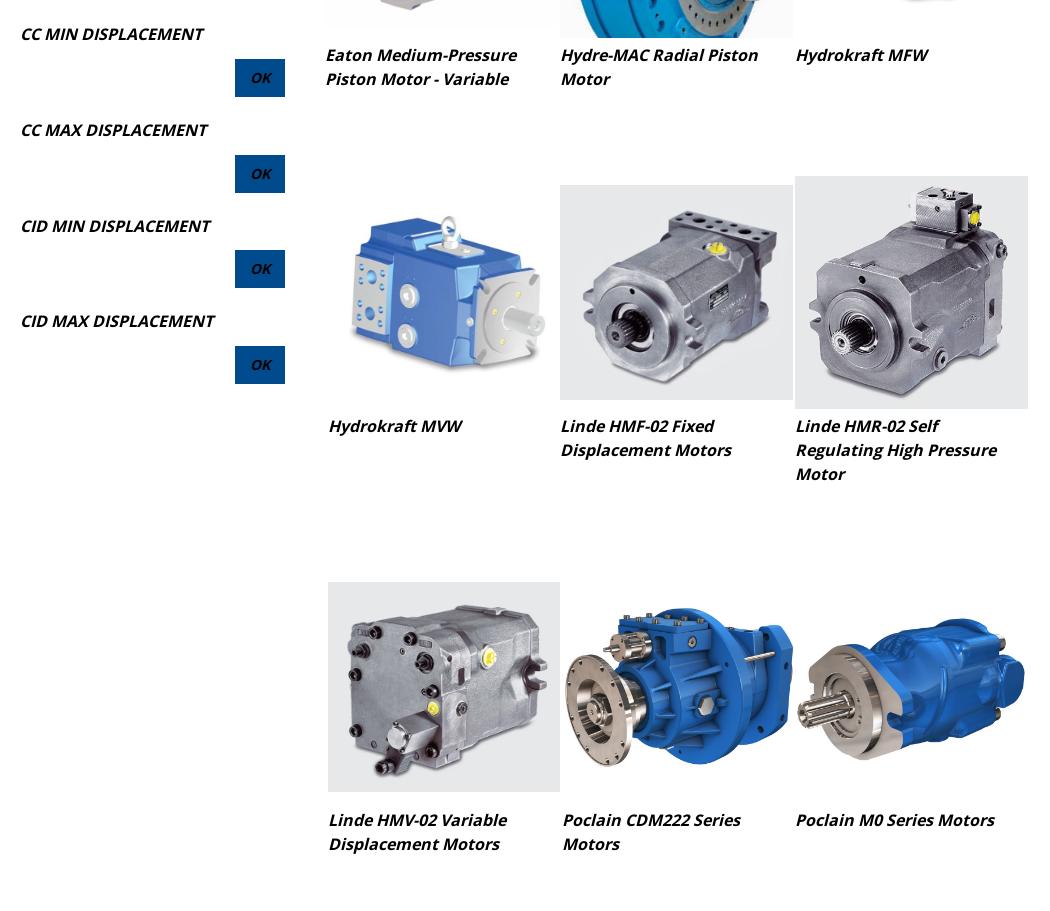 Image resolution: width=1050 pixels, height=911 pixels. I want to click on 'Hydre-MAC Radial Piston Motor', so click(657, 65).